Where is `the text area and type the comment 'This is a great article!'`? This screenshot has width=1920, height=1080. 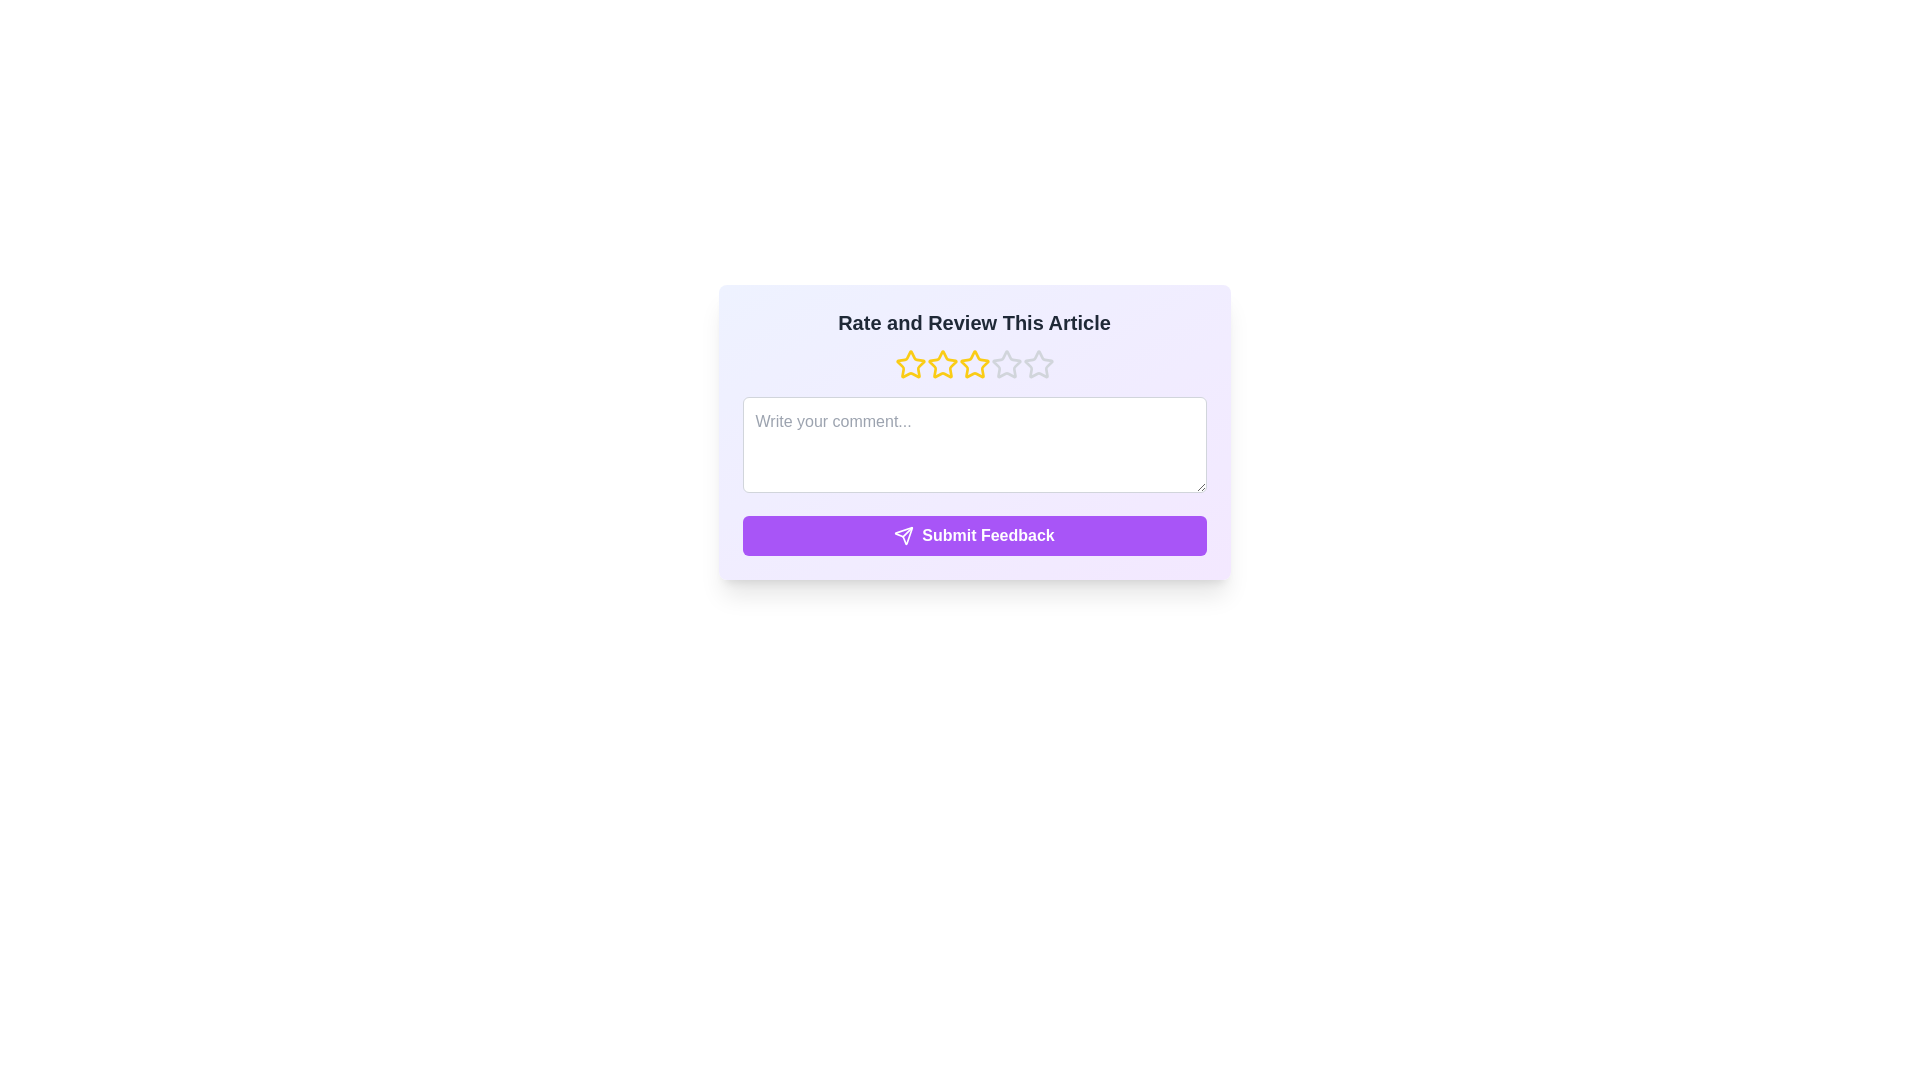 the text area and type the comment 'This is a great article!' is located at coordinates (974, 443).